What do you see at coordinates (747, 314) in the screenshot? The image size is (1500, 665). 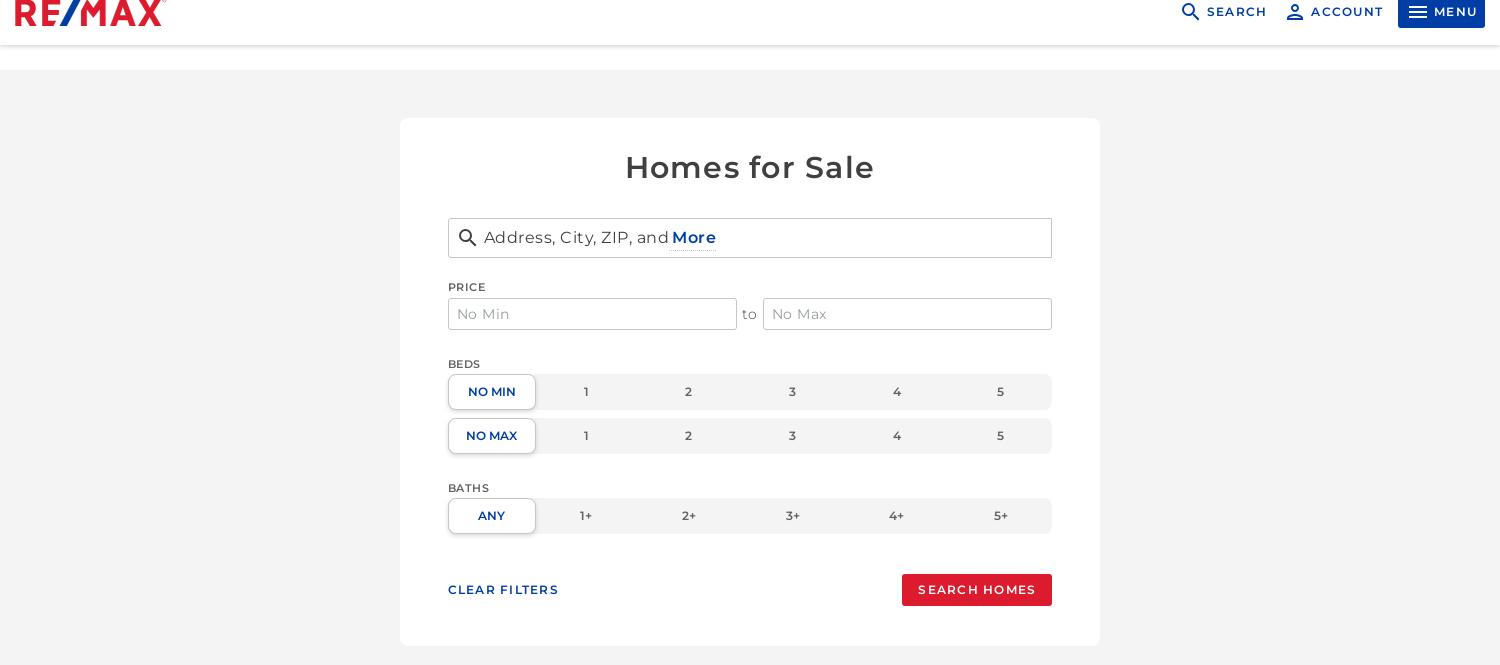 I see `'to'` at bounding box center [747, 314].